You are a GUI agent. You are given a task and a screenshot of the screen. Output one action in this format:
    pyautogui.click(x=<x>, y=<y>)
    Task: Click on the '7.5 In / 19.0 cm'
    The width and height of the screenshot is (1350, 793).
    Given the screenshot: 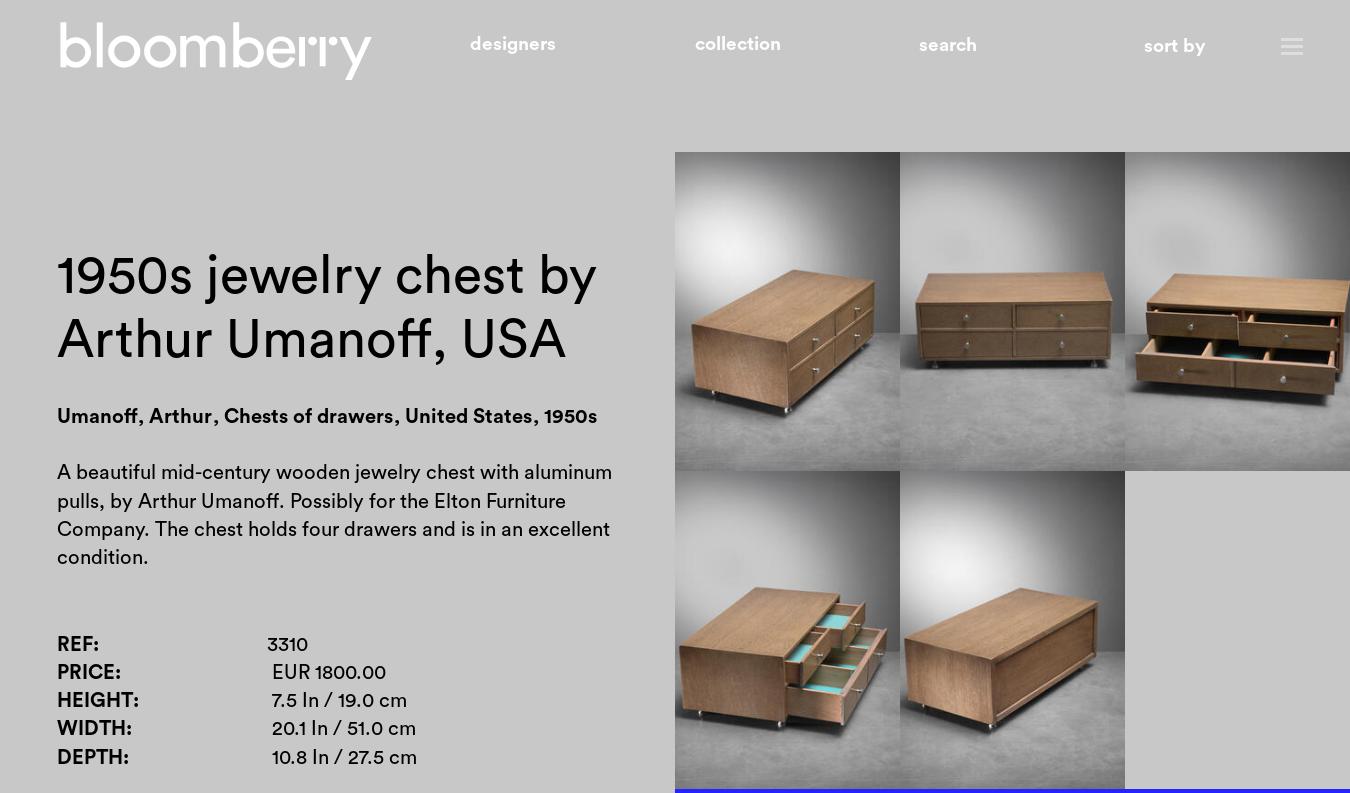 What is the action you would take?
    pyautogui.click(x=339, y=701)
    